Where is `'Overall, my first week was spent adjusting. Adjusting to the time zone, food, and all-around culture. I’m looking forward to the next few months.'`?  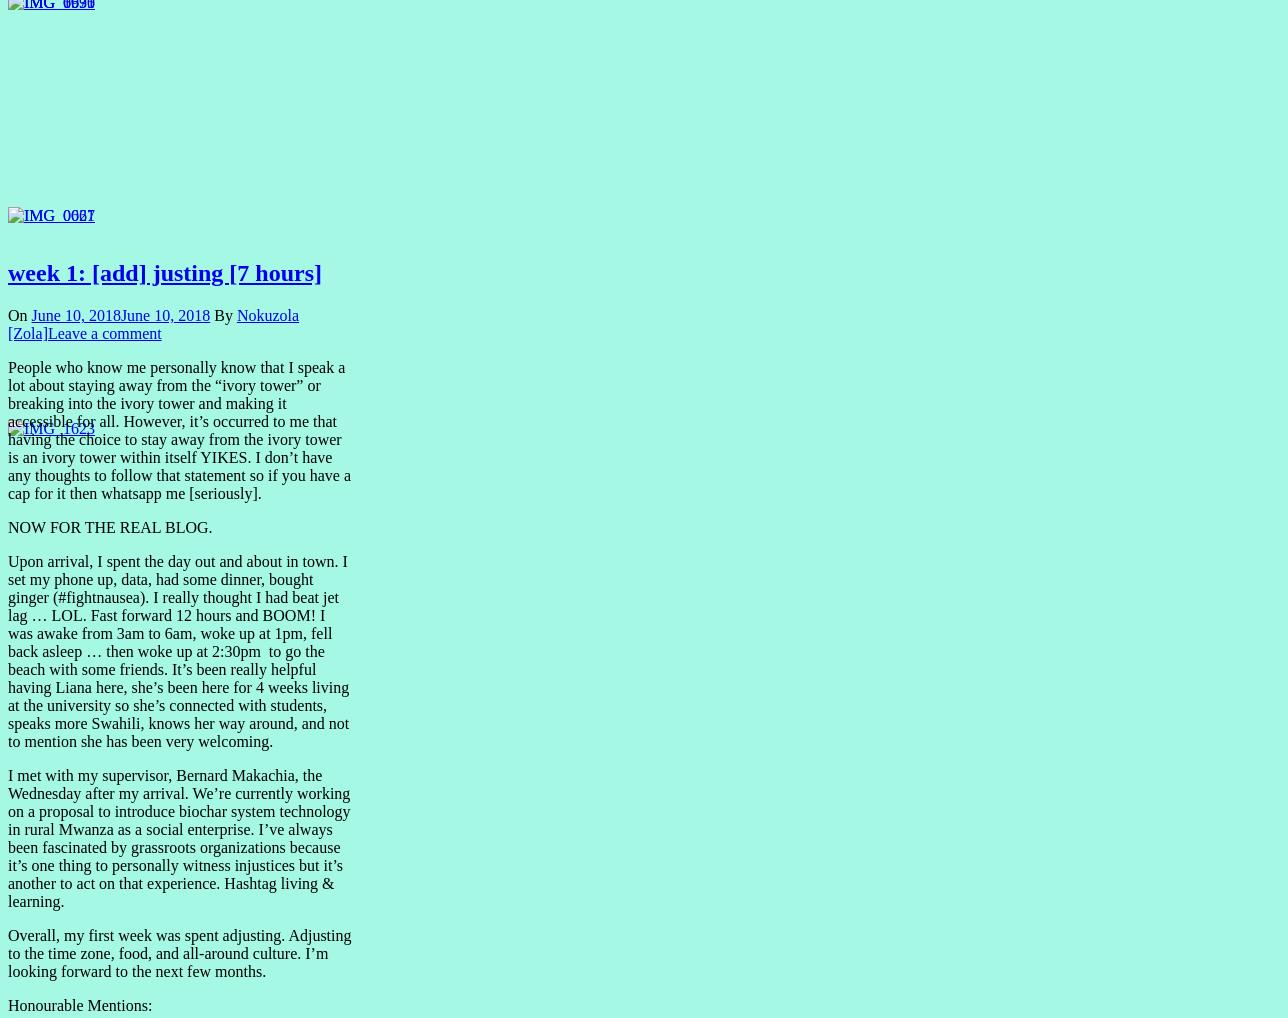
'Overall, my first week was spent adjusting. Adjusting to the time zone, food, and all-around culture. I’m looking forward to the next few months.' is located at coordinates (179, 952).